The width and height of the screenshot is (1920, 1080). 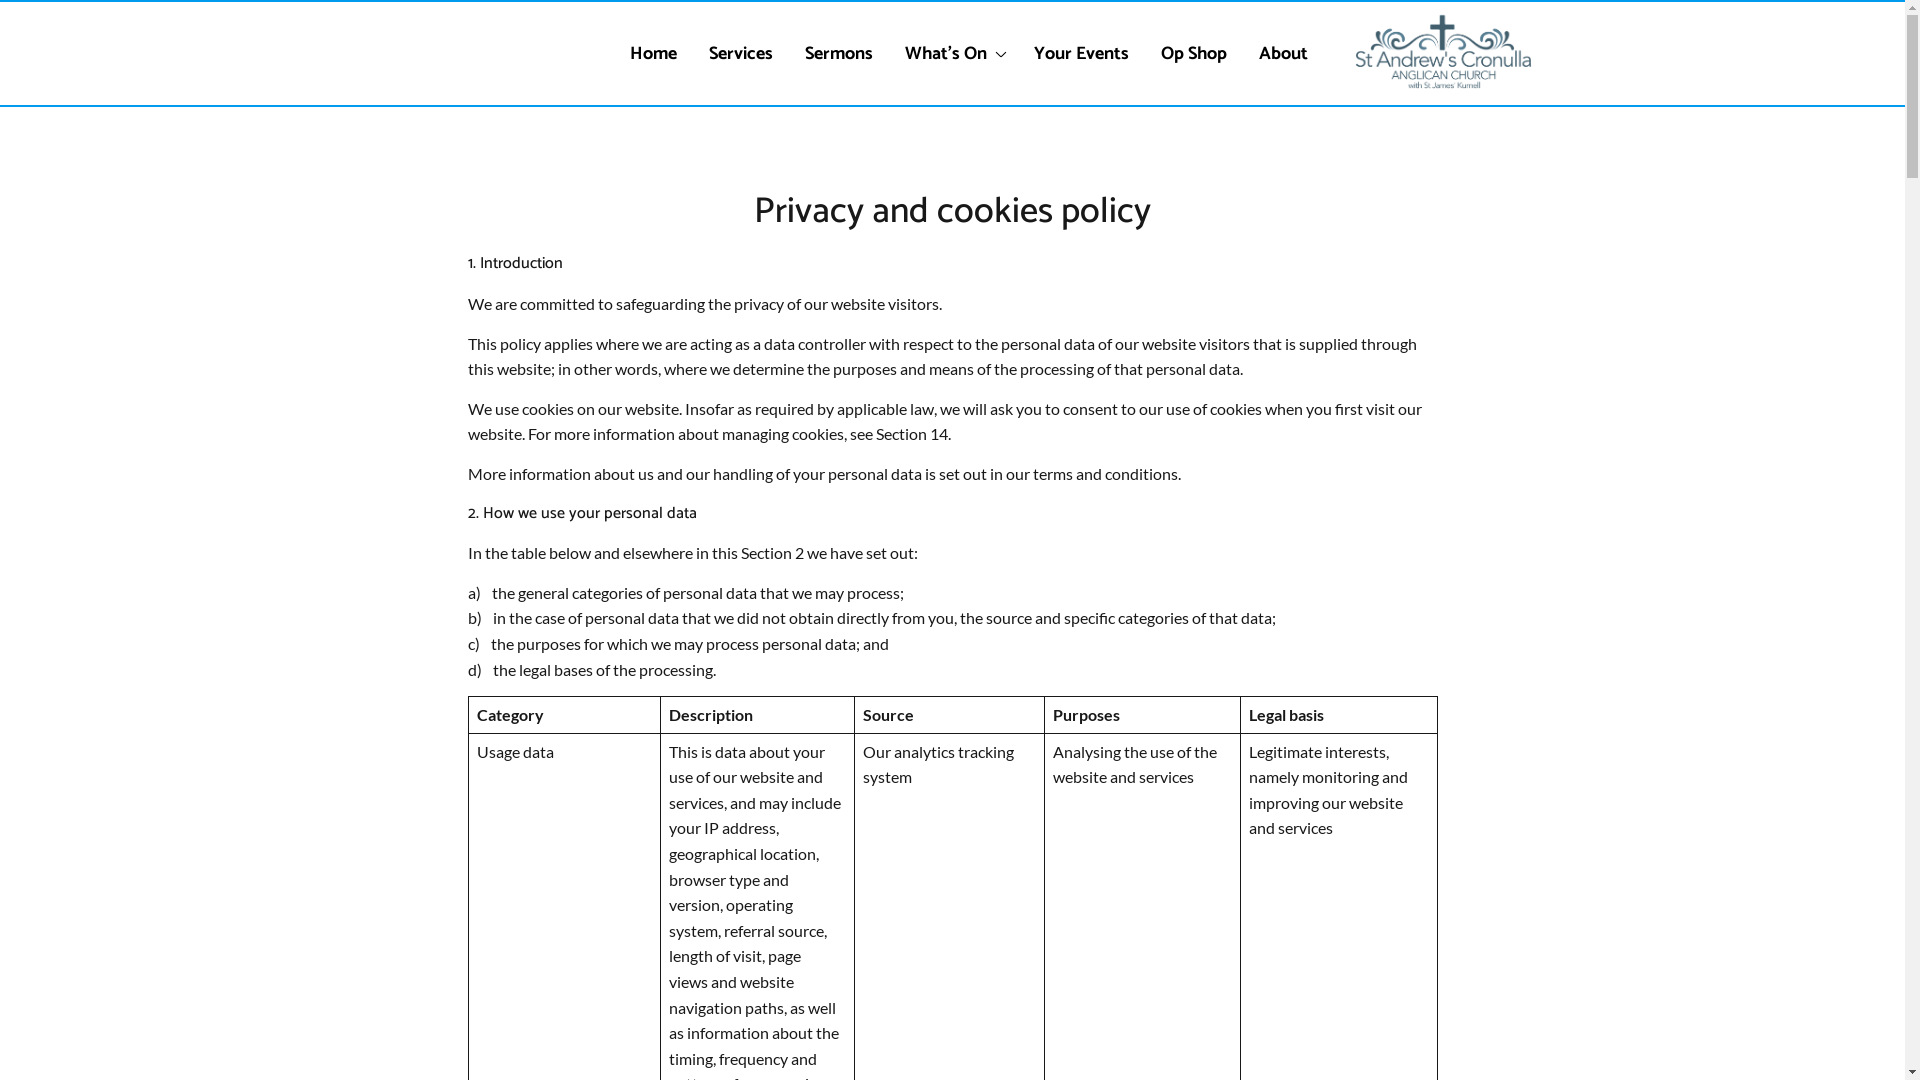 I want to click on 'Services', so click(x=739, y=53).